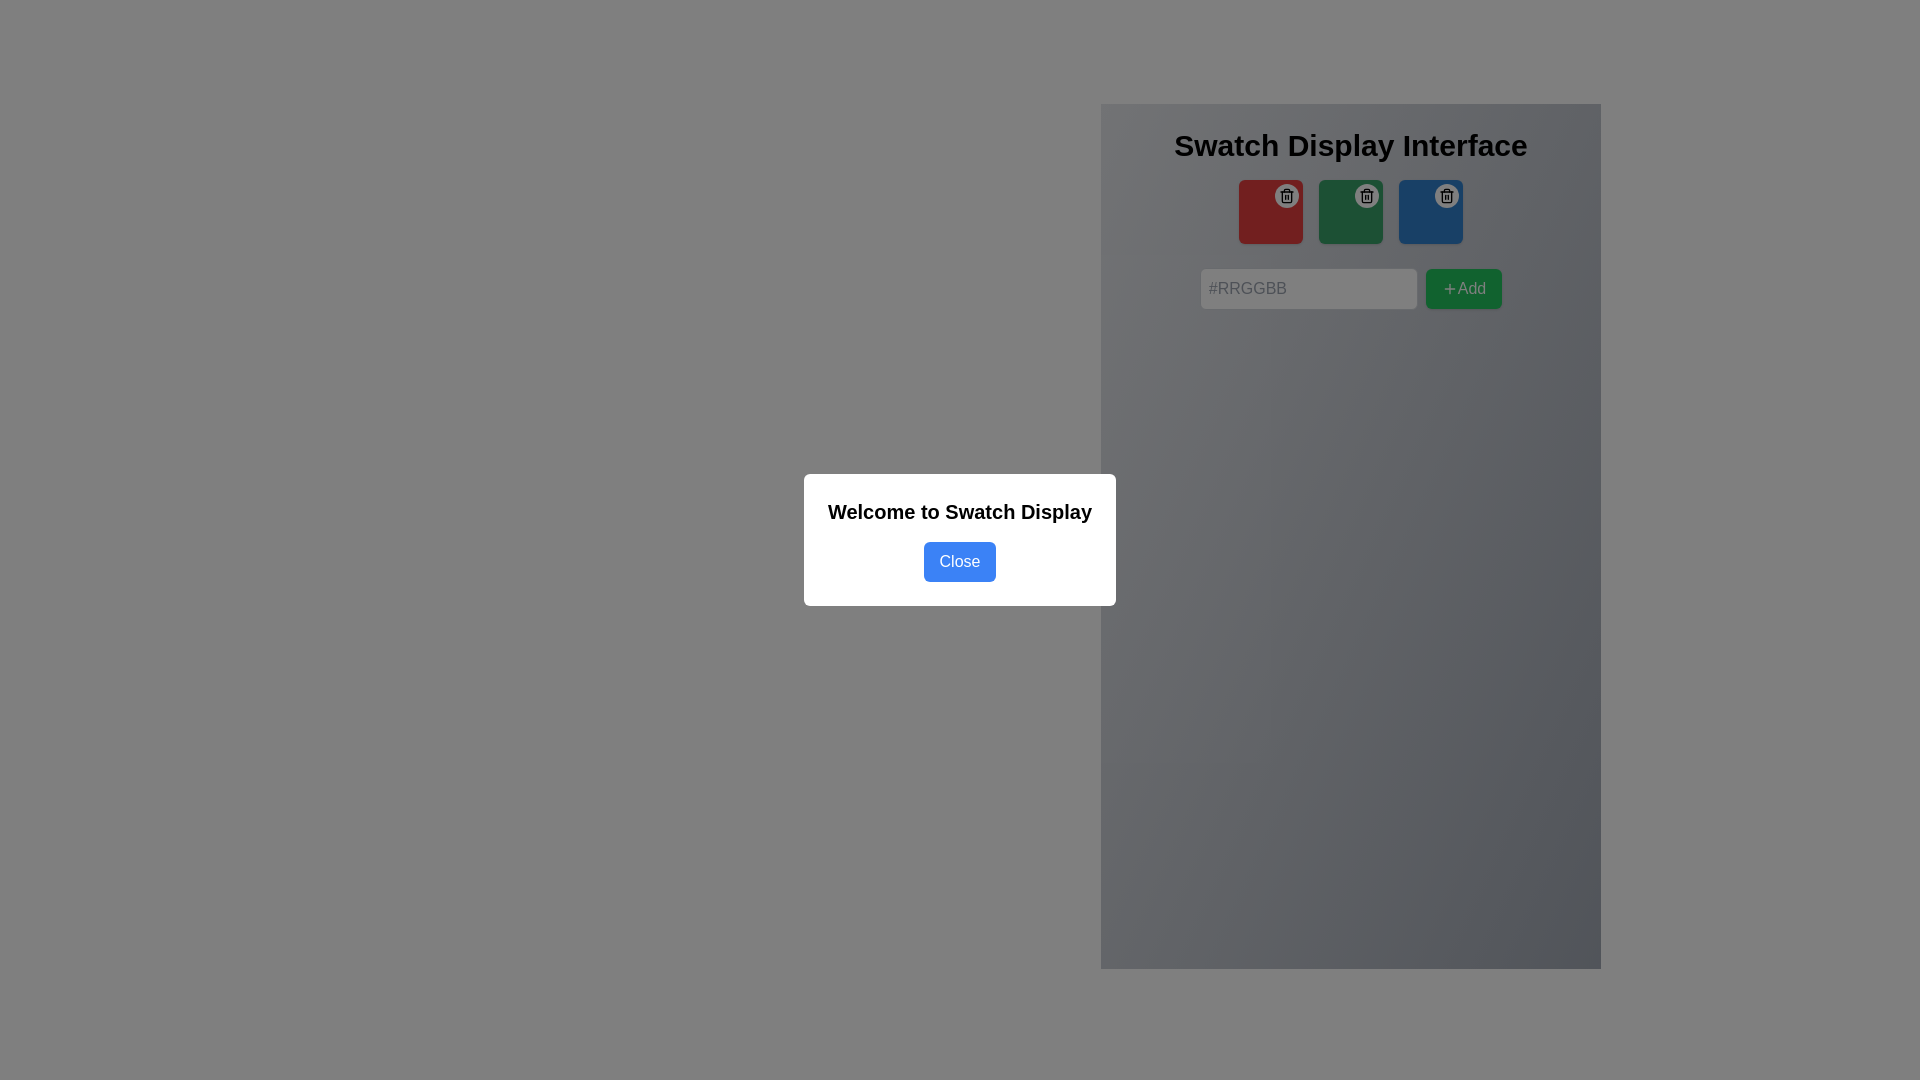 Image resolution: width=1920 pixels, height=1080 pixels. What do you see at coordinates (1446, 196) in the screenshot?
I see `the delete button with an icon located in the top-right corner of the blue swatch` at bounding box center [1446, 196].